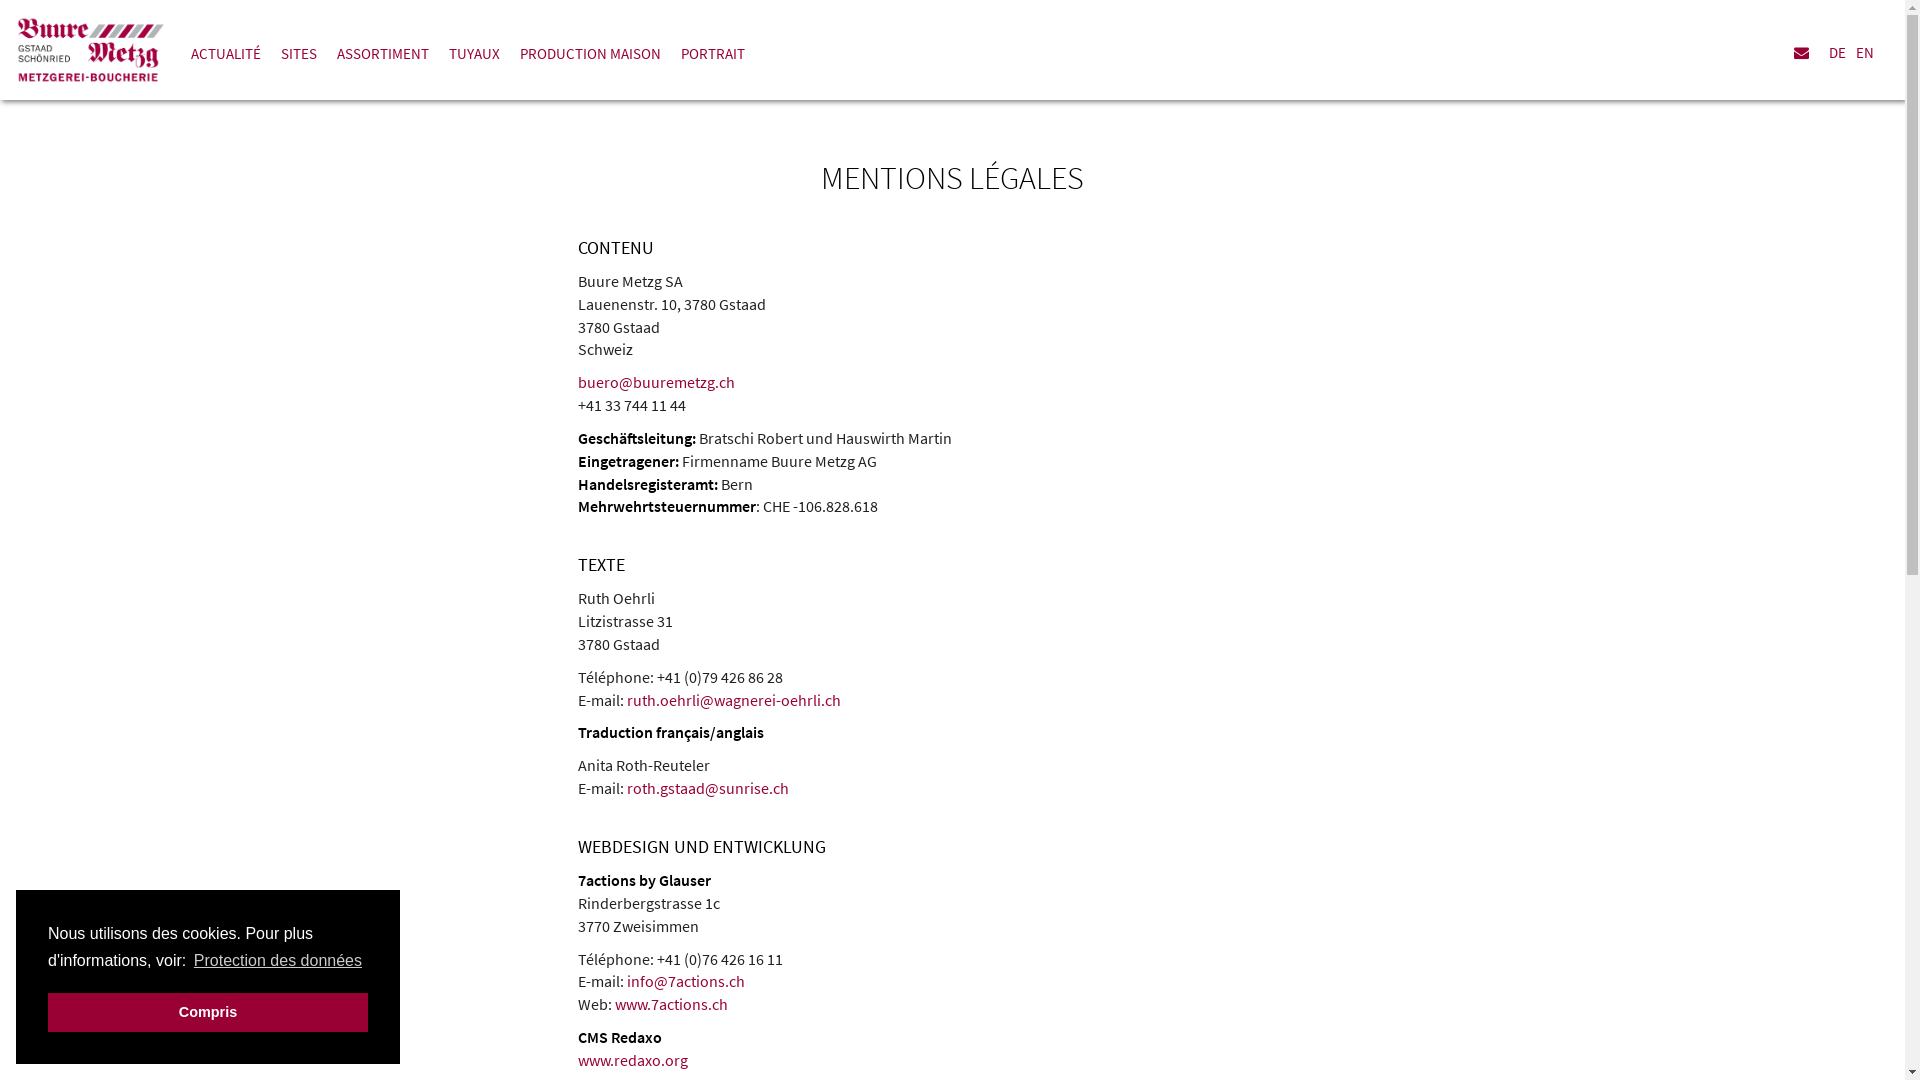  Describe the element at coordinates (685, 979) in the screenshot. I see `'info@7actions.ch'` at that location.